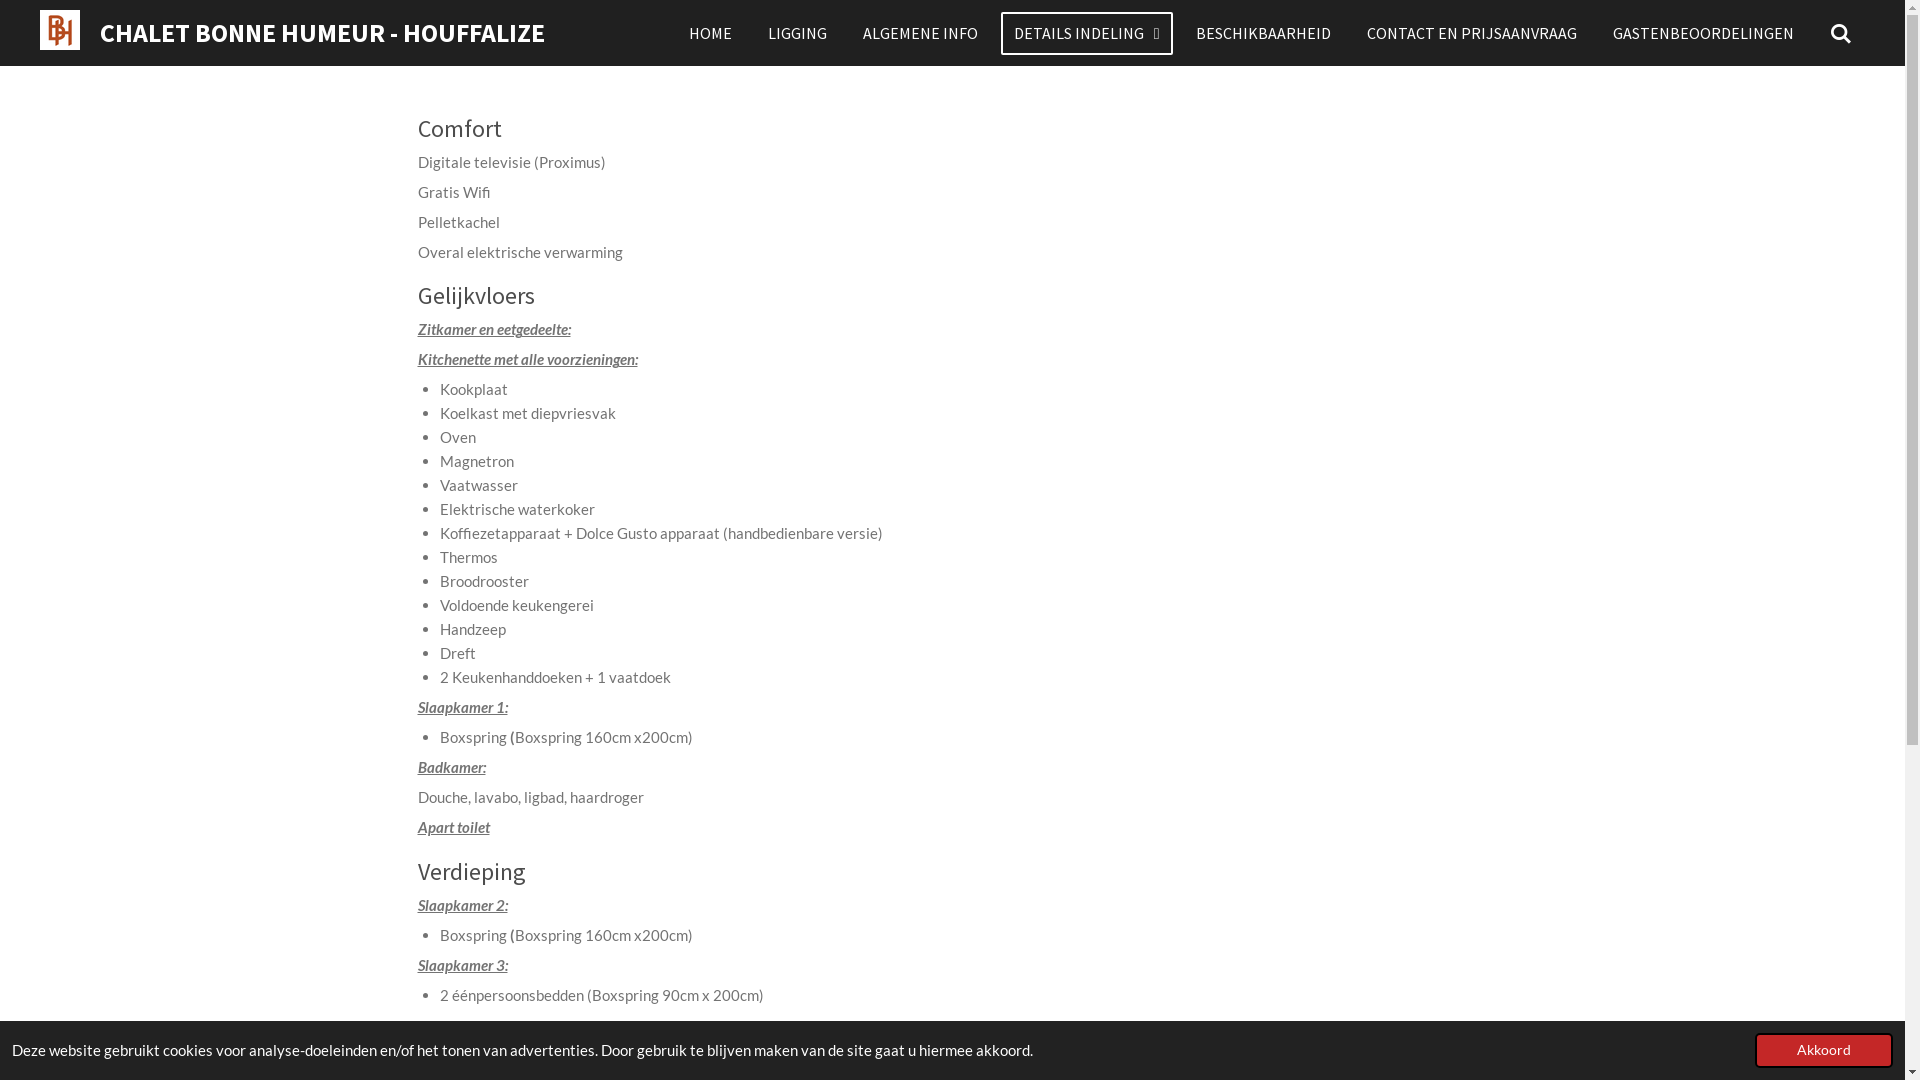  Describe the element at coordinates (1702, 33) in the screenshot. I see `'GASTENBEOORDELINGEN'` at that location.